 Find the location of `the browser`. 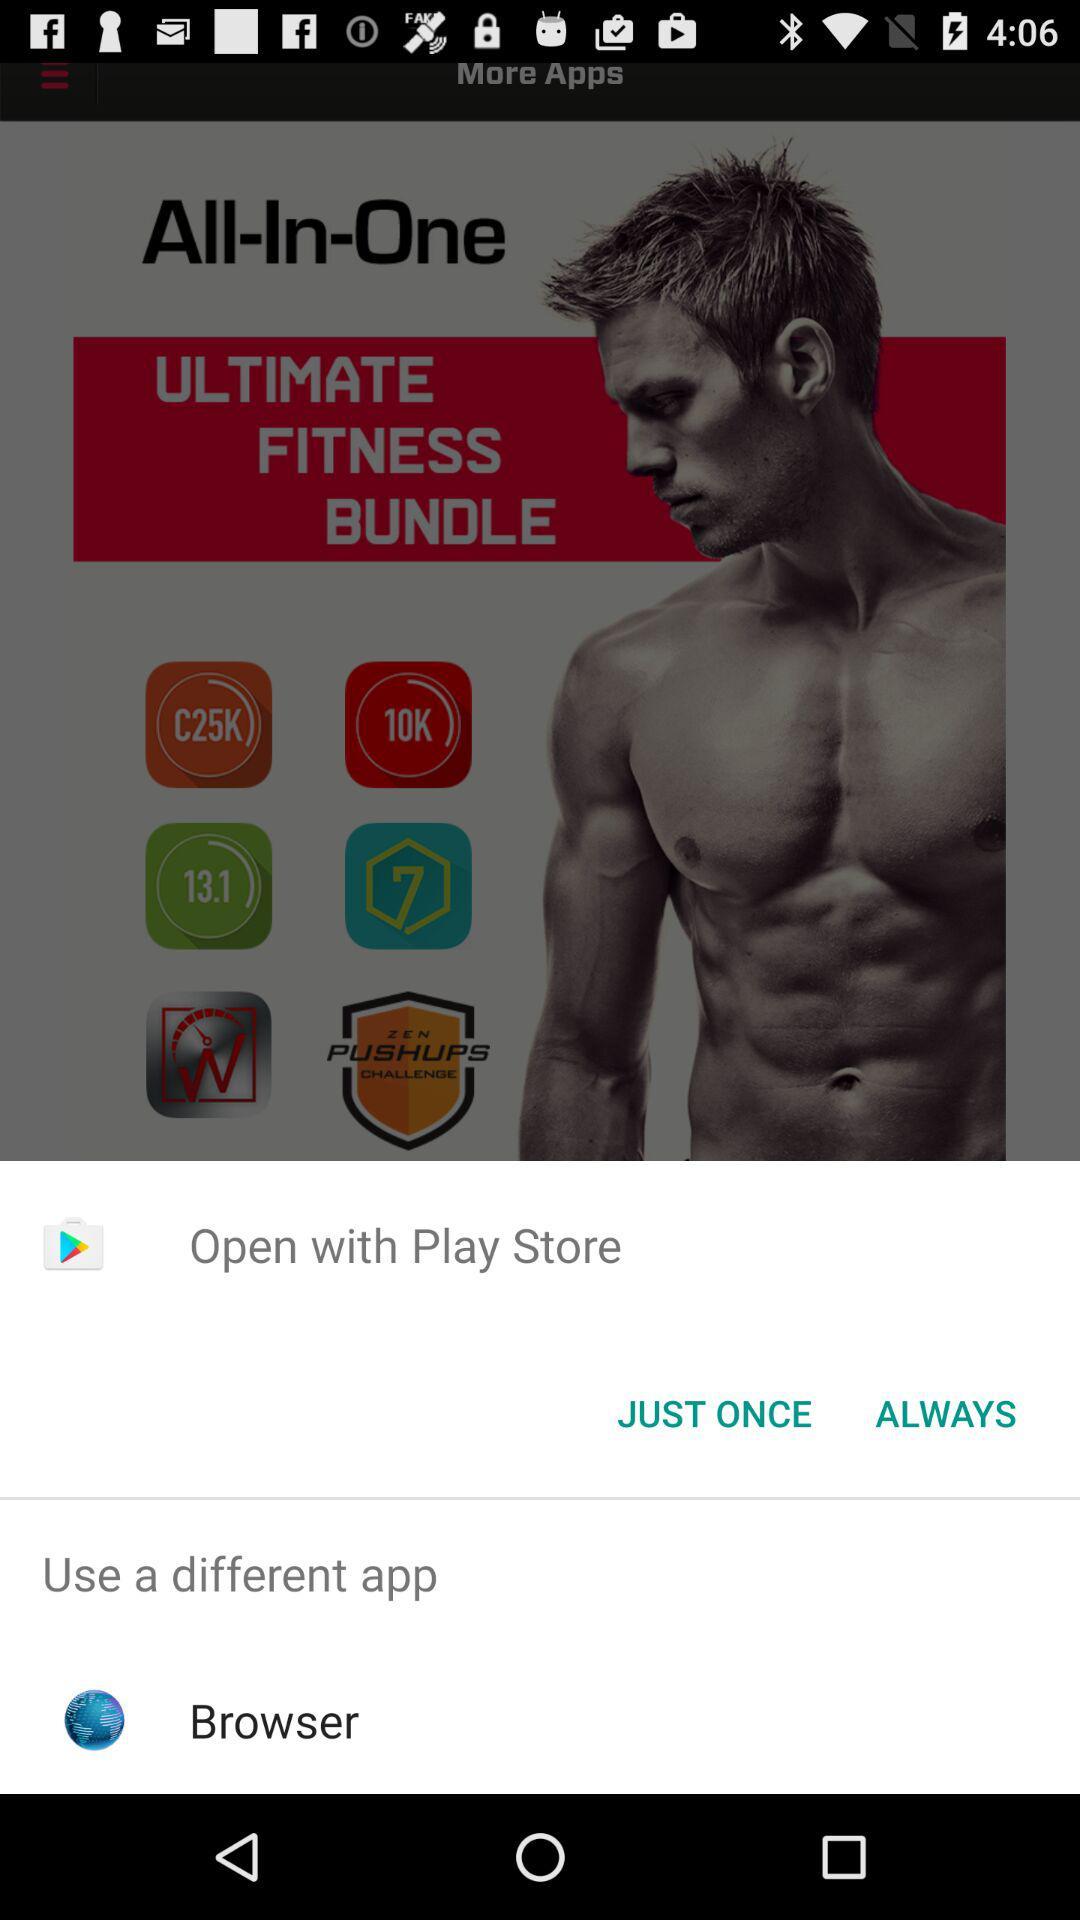

the browser is located at coordinates (274, 1719).